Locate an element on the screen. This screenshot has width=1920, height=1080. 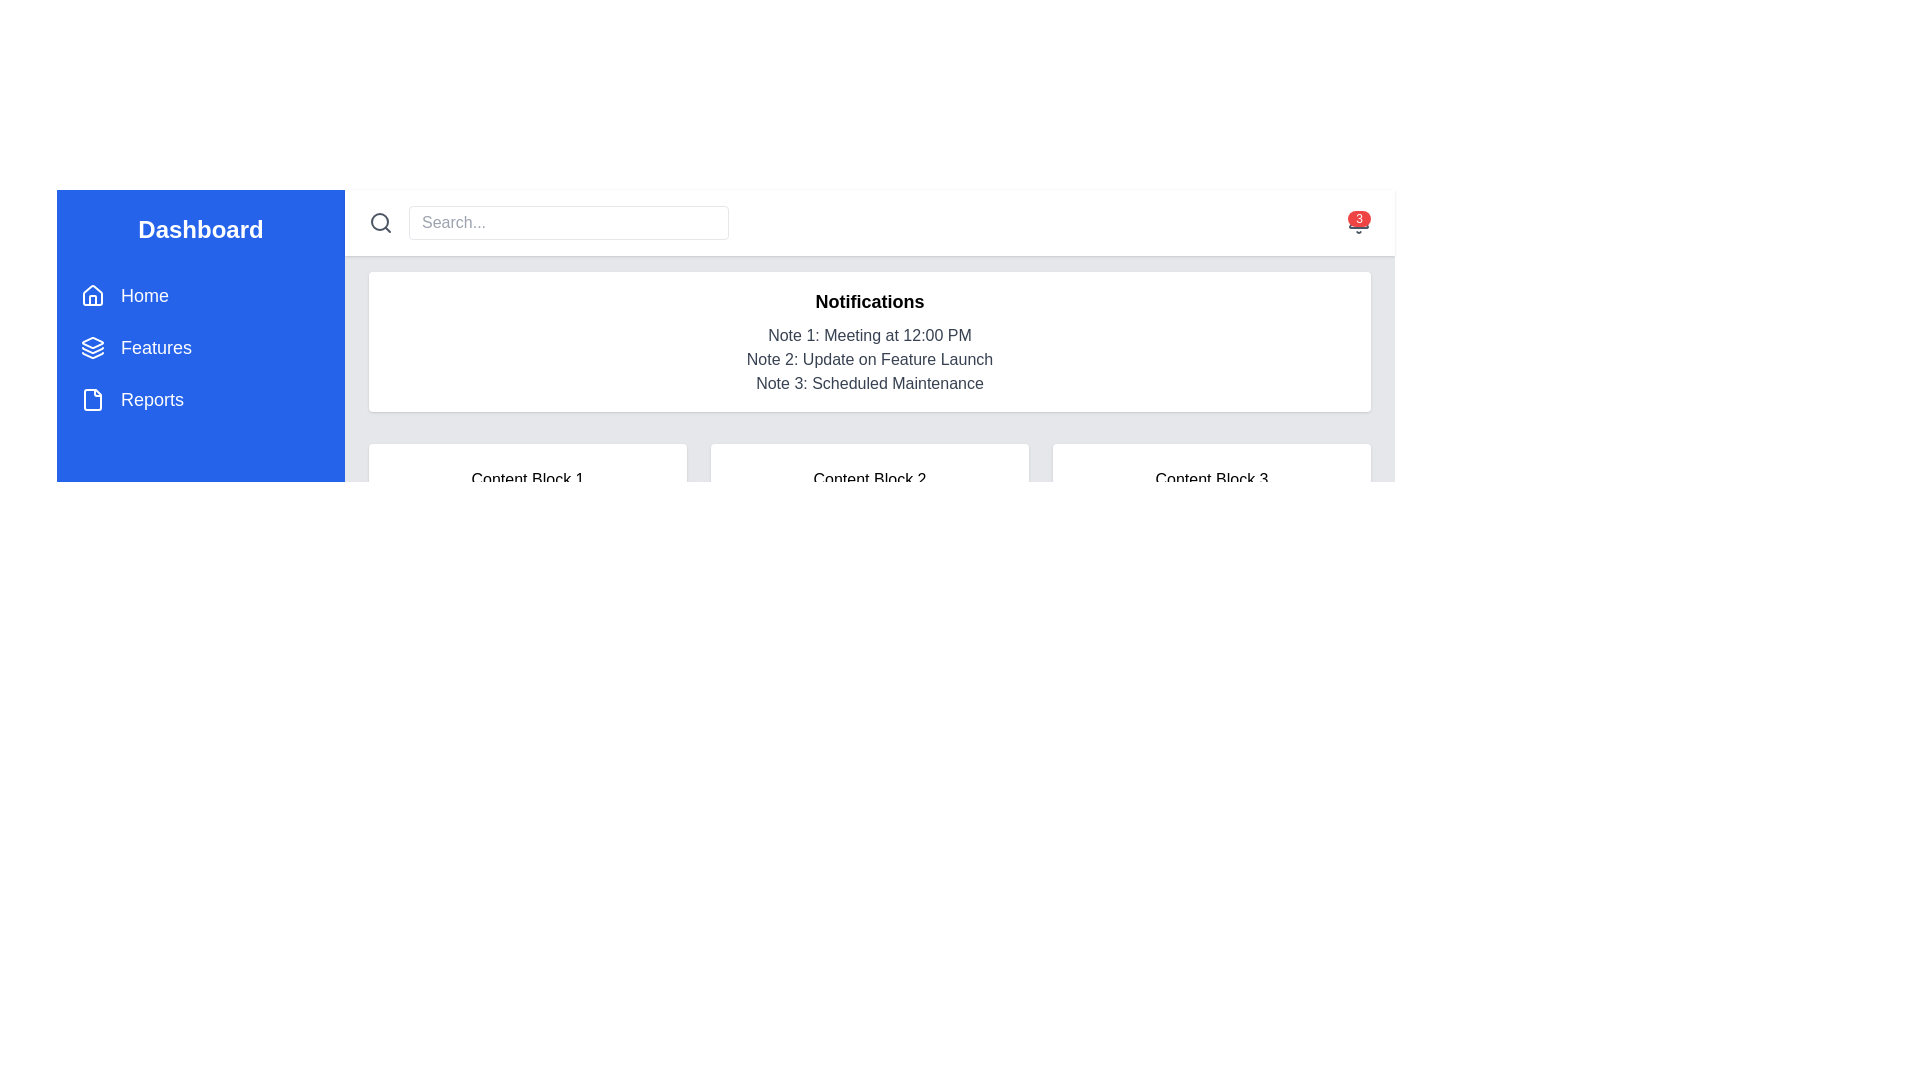
the search icon located at the top of the interface, which is the first component in its row group, to trigger a tooltip or visual response is located at coordinates (380, 223).